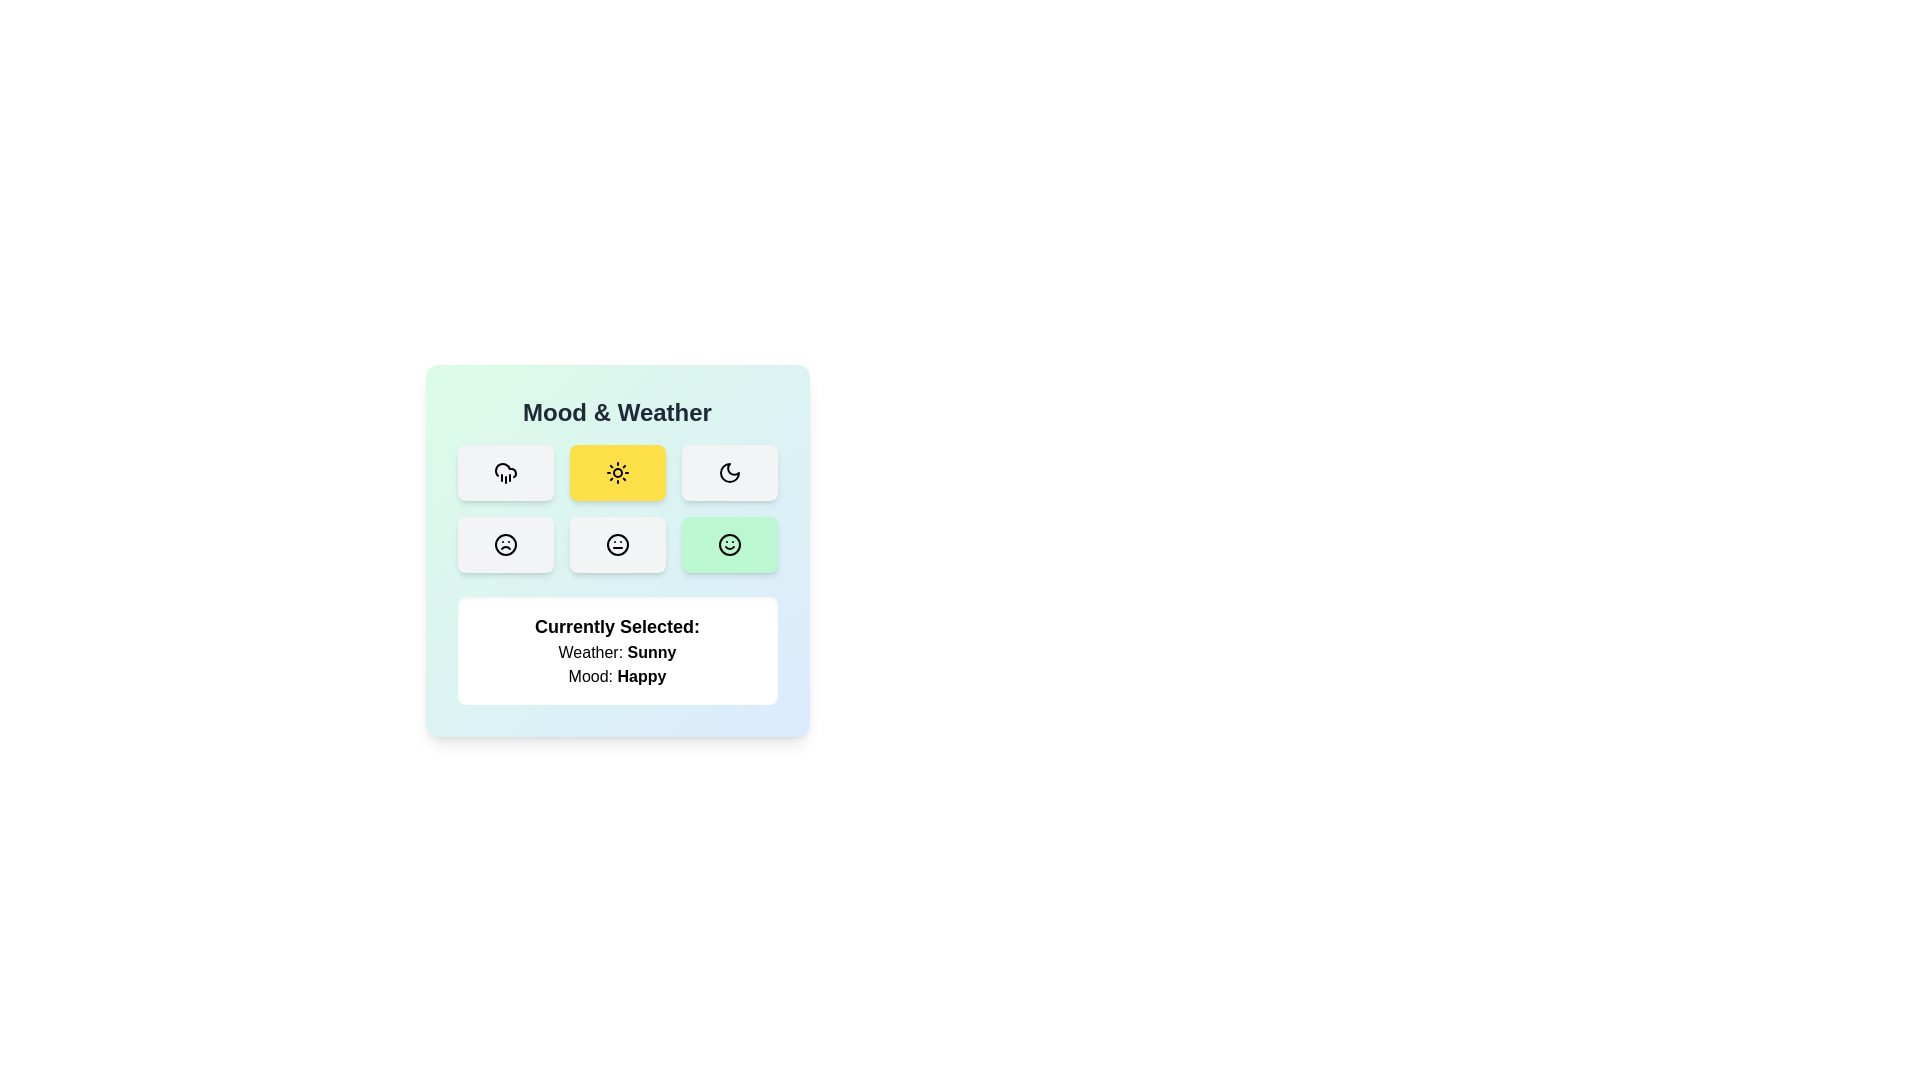 The width and height of the screenshot is (1920, 1080). What do you see at coordinates (616, 473) in the screenshot?
I see `the 'sunny' weather condition icon using keyboard navigation to focus on it, located in the second column of the first row in the weather icon grid` at bounding box center [616, 473].